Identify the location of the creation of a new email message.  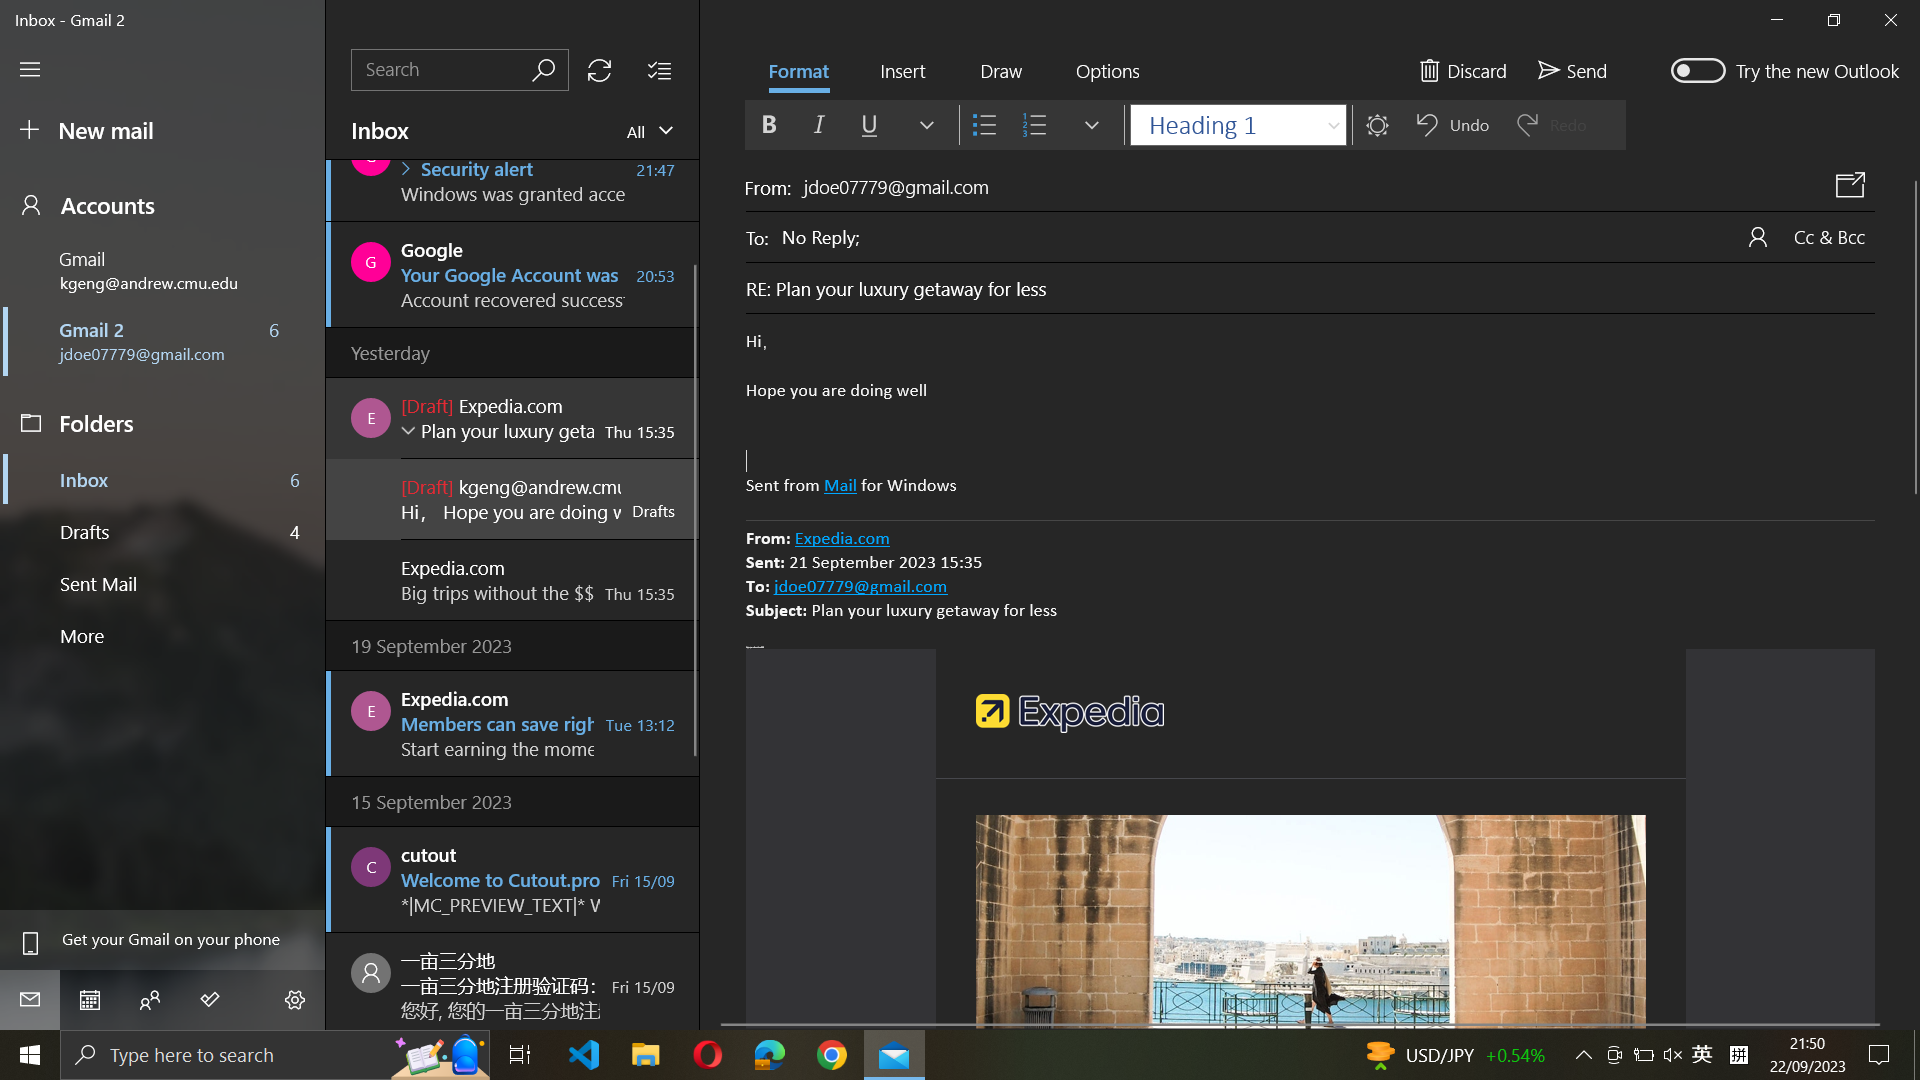
(160, 131).